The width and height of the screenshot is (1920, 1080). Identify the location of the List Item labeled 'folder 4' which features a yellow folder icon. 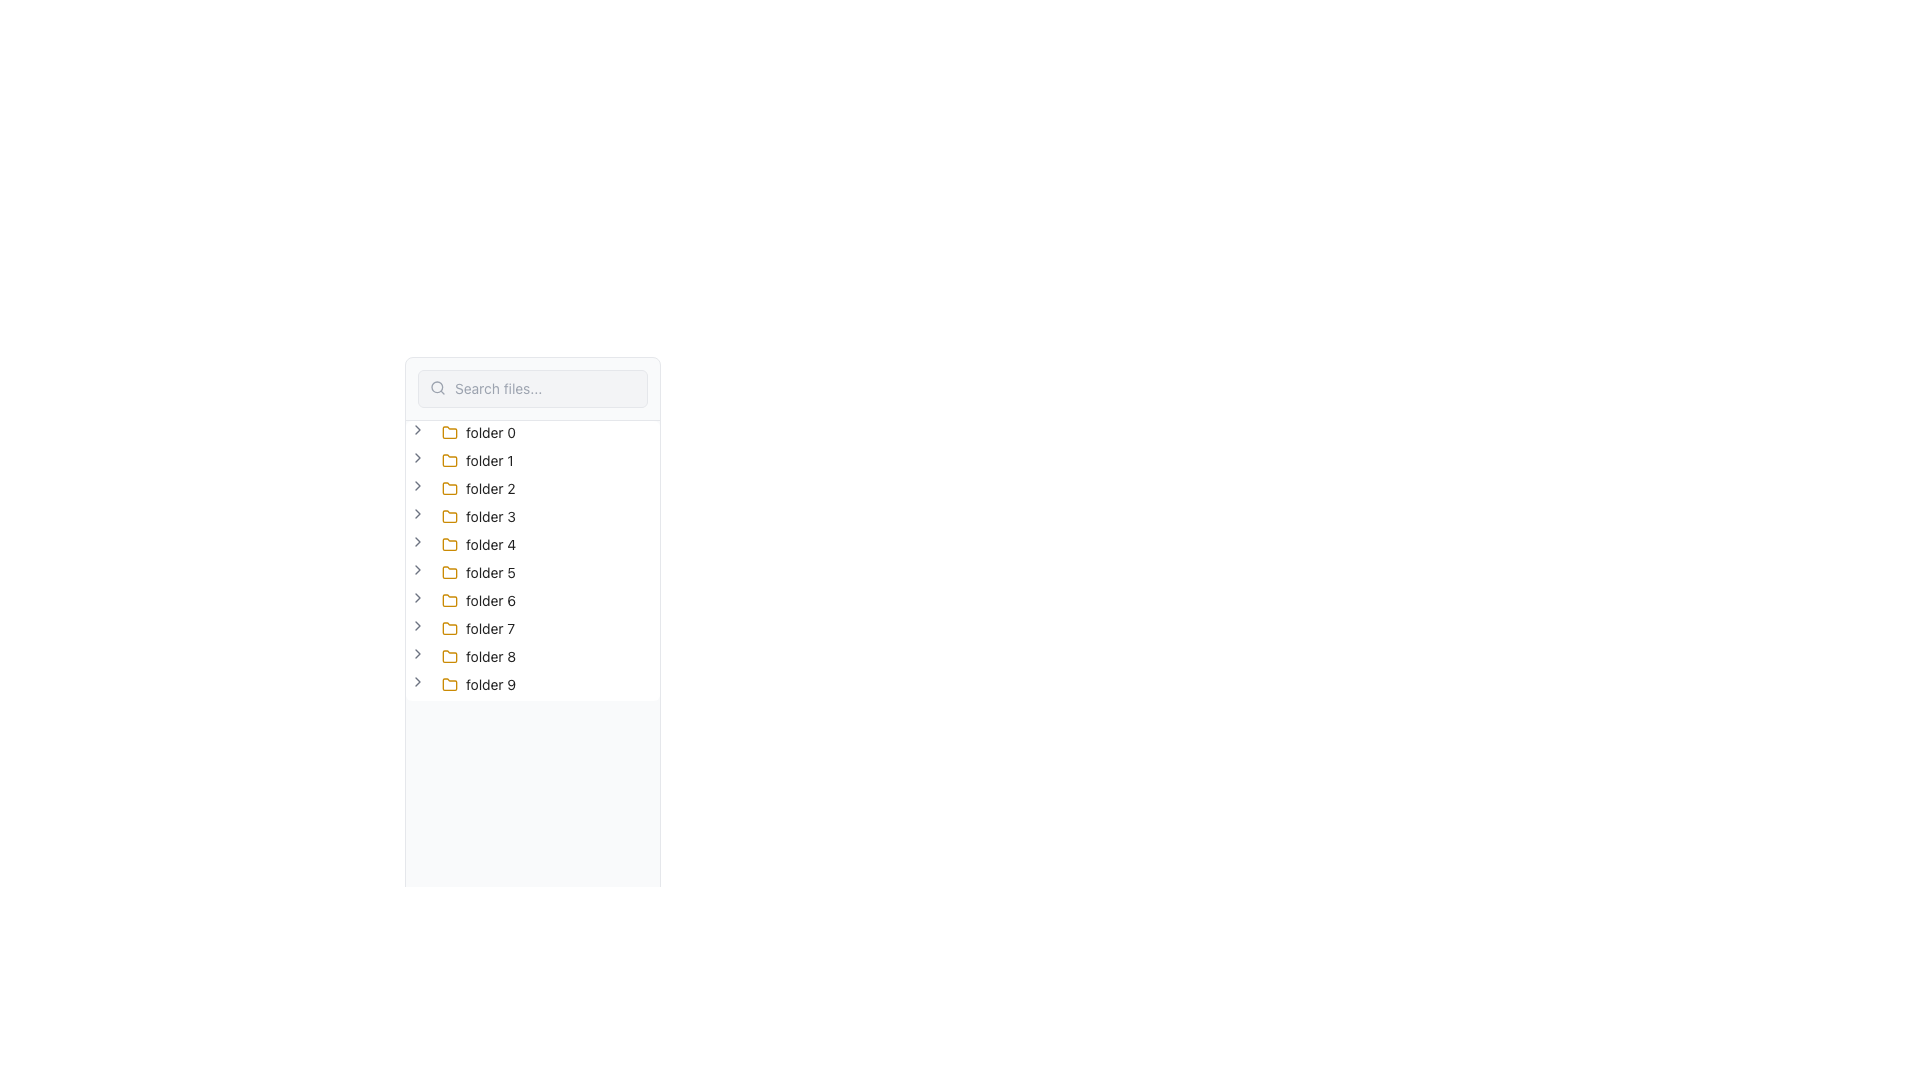
(478, 544).